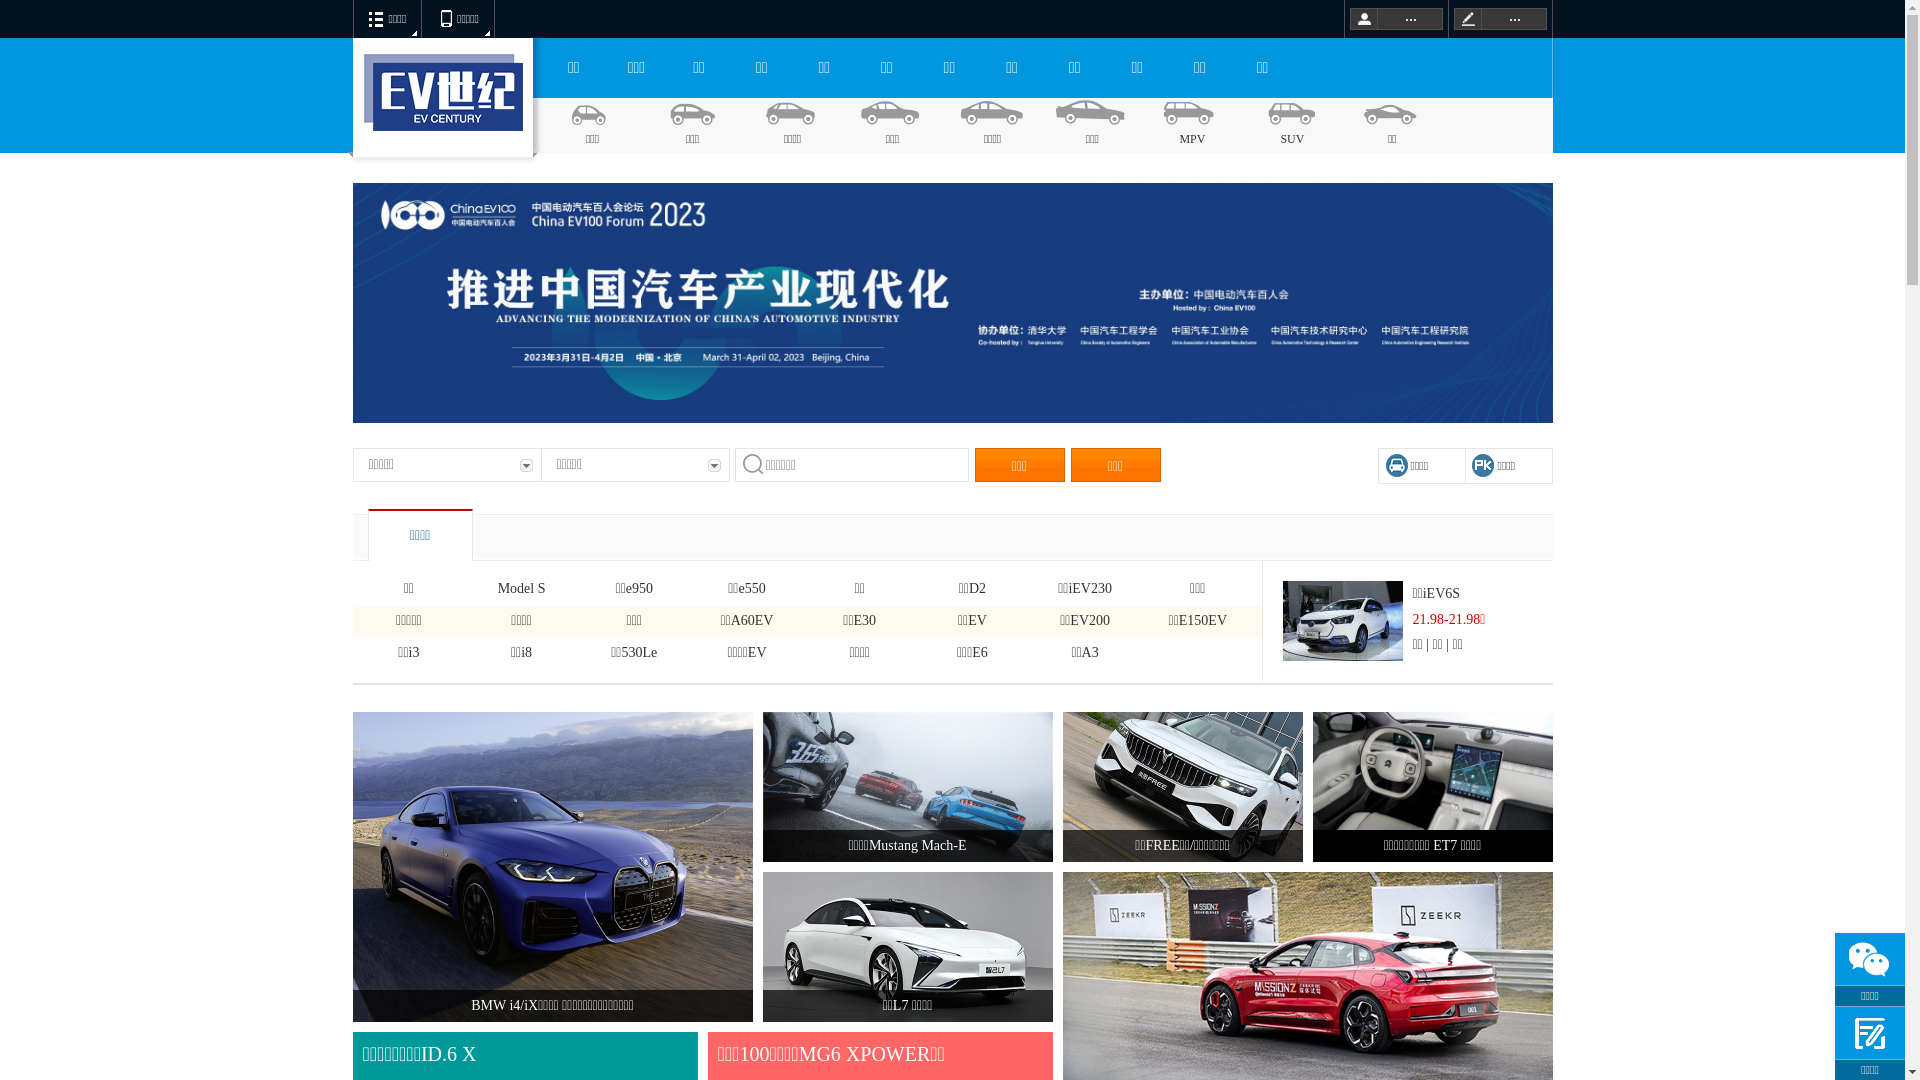  What do you see at coordinates (1291, 125) in the screenshot?
I see `'SUV'` at bounding box center [1291, 125].